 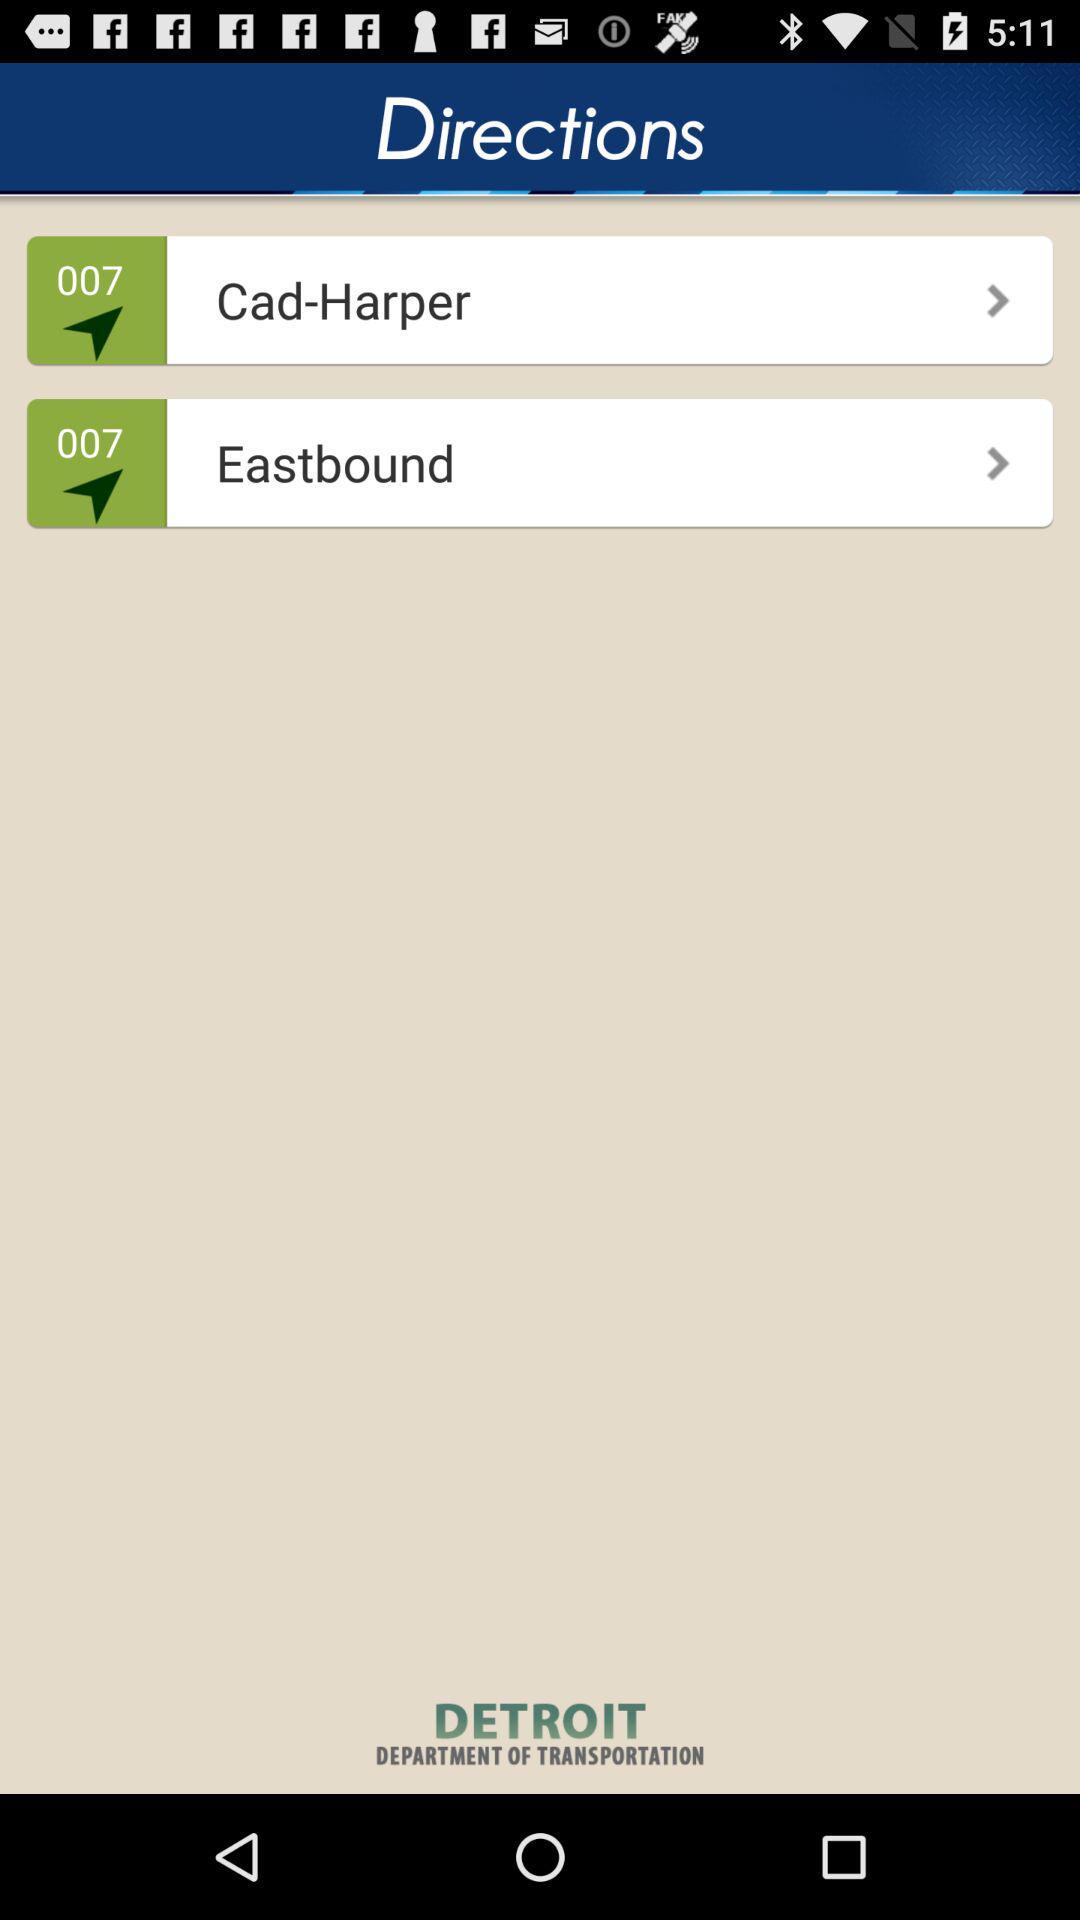 What do you see at coordinates (533, 292) in the screenshot?
I see `app next to 007 item` at bounding box center [533, 292].